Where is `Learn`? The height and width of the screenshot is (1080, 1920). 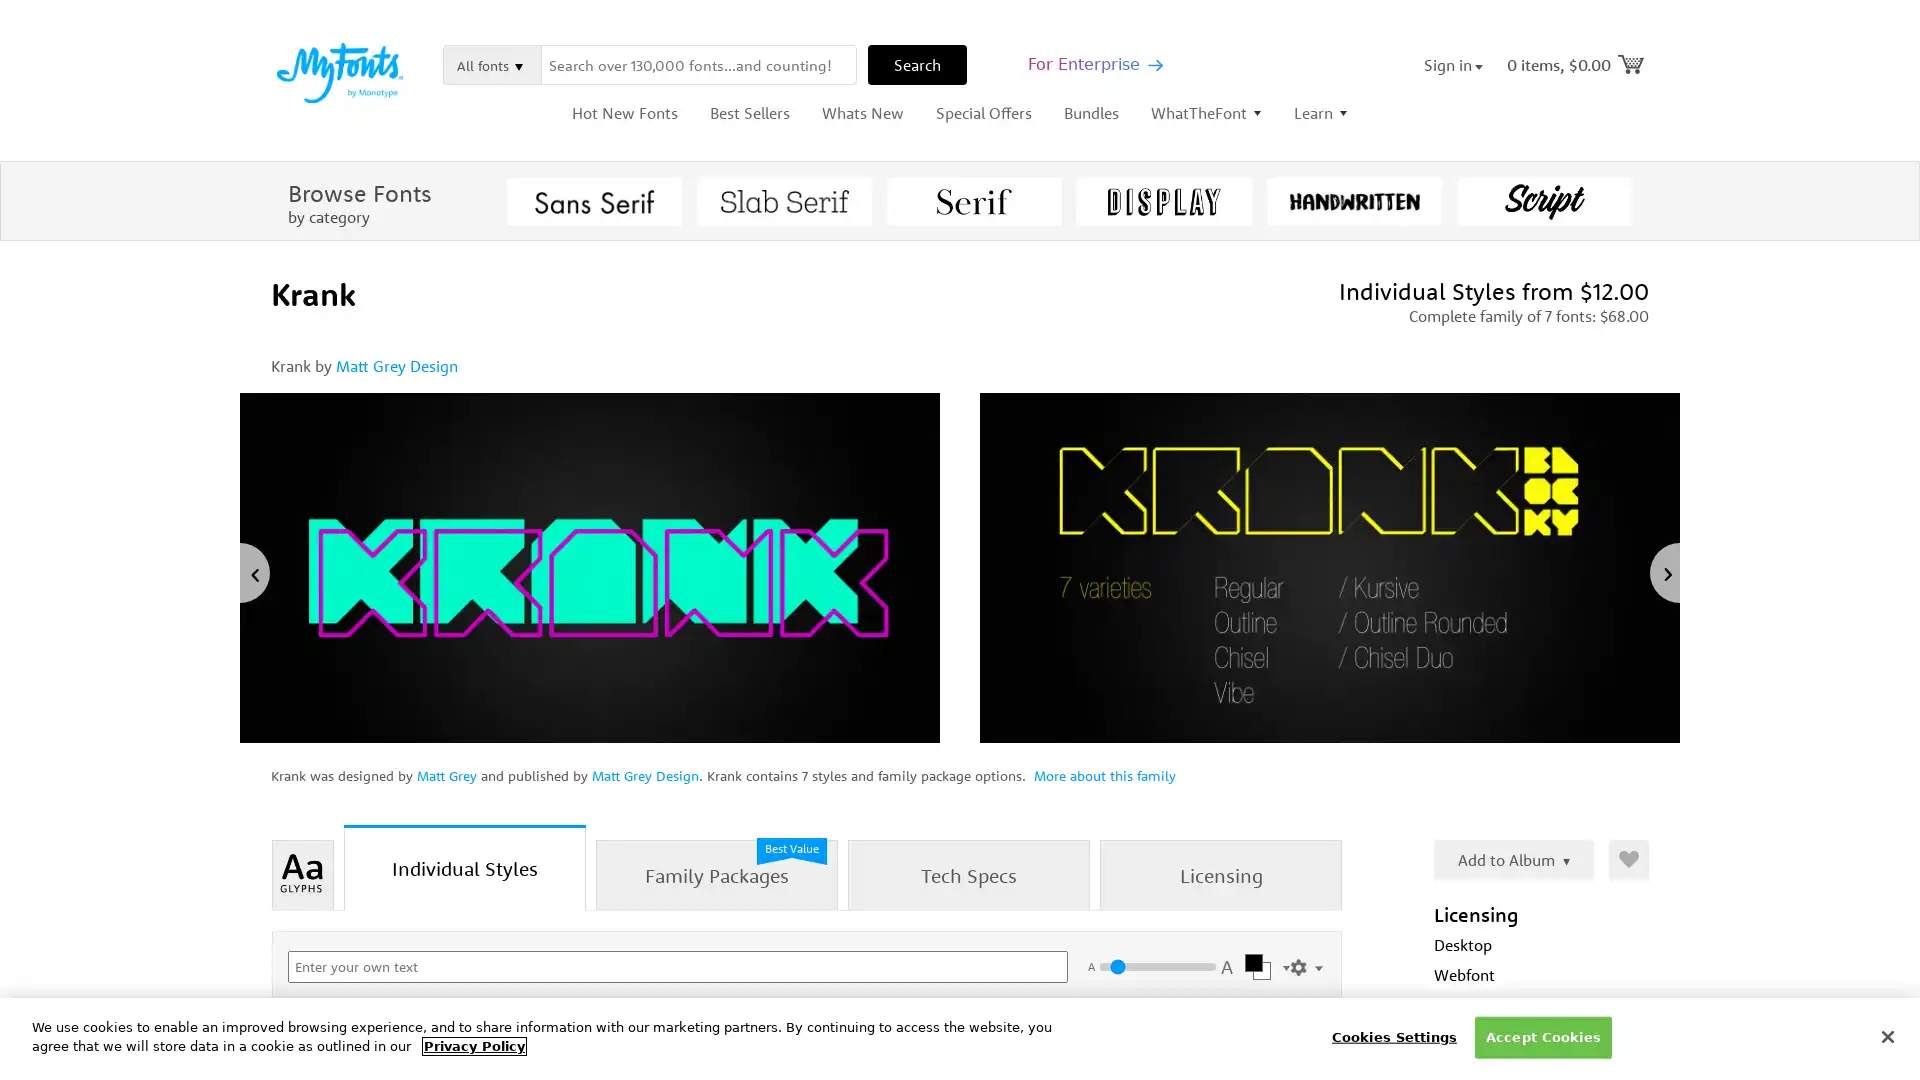 Learn is located at coordinates (1320, 112).